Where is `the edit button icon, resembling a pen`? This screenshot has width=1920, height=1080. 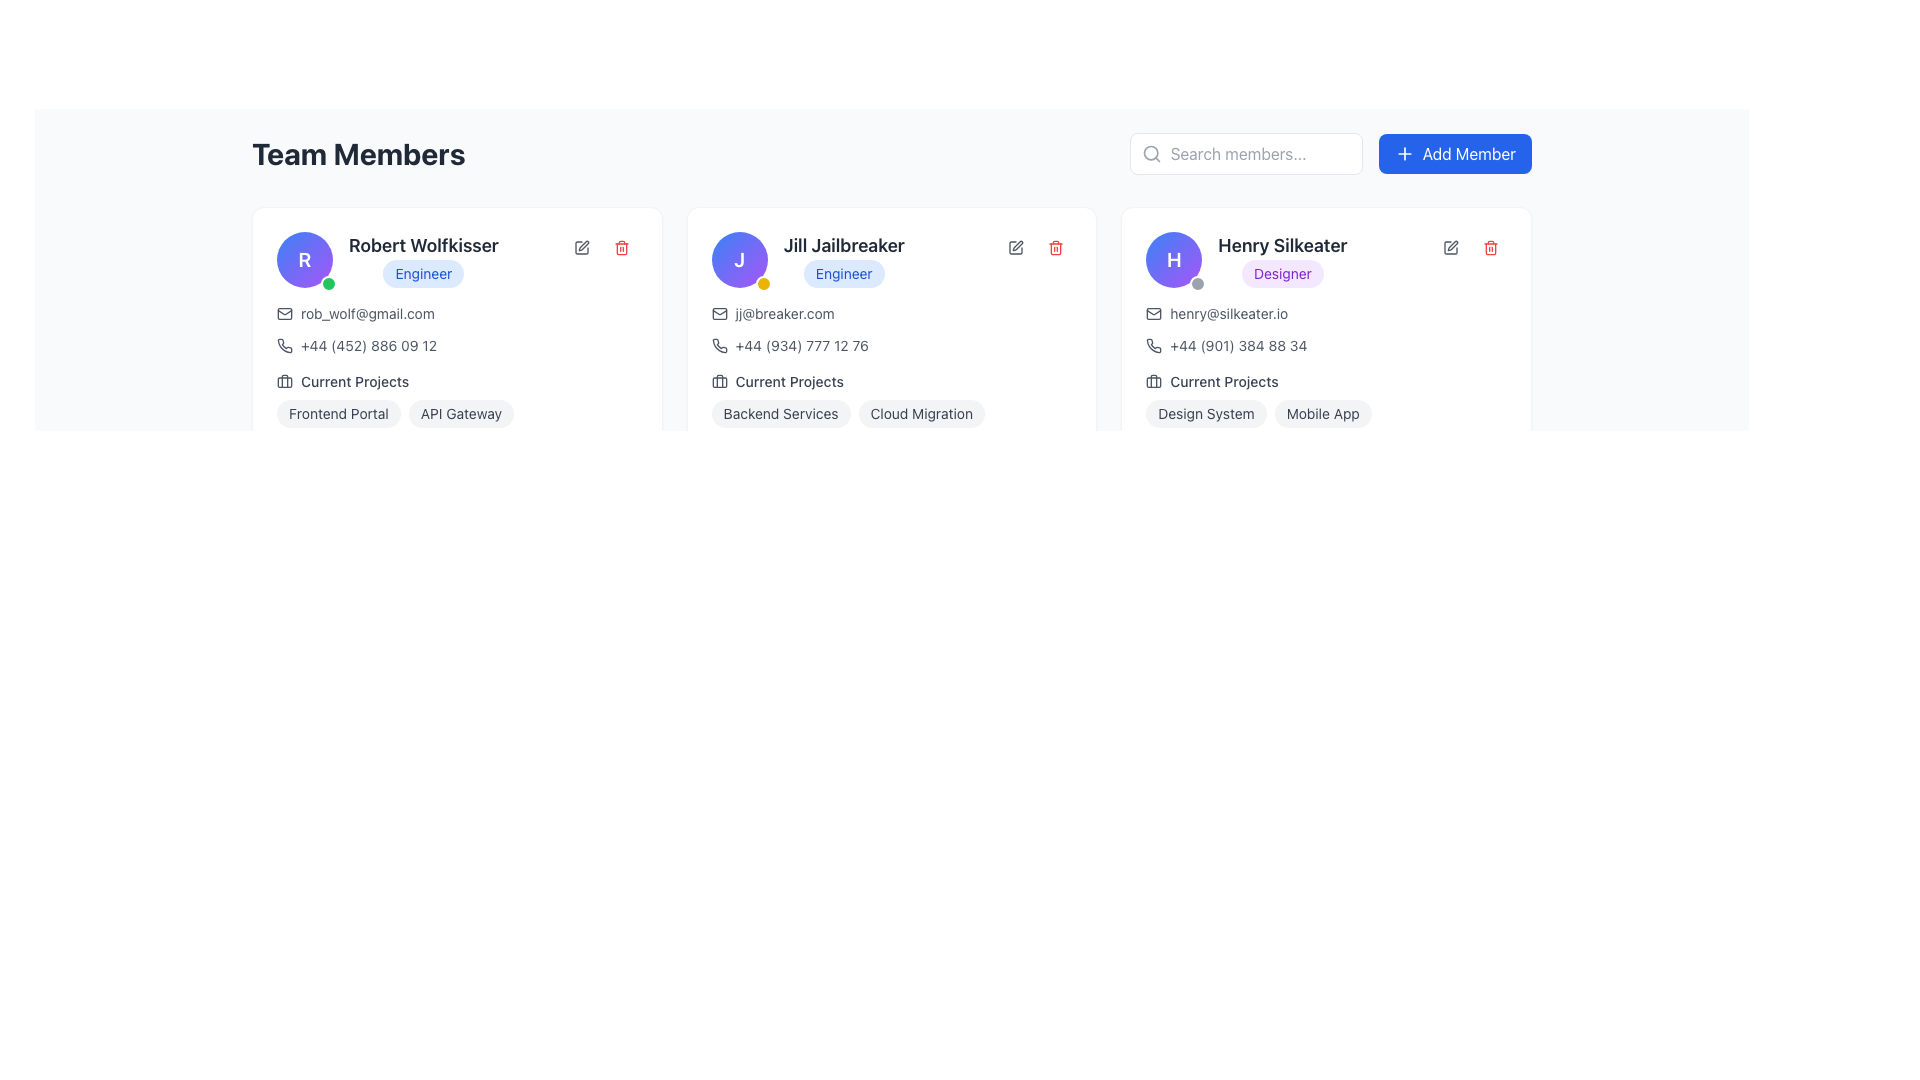 the edit button icon, resembling a pen is located at coordinates (1450, 246).